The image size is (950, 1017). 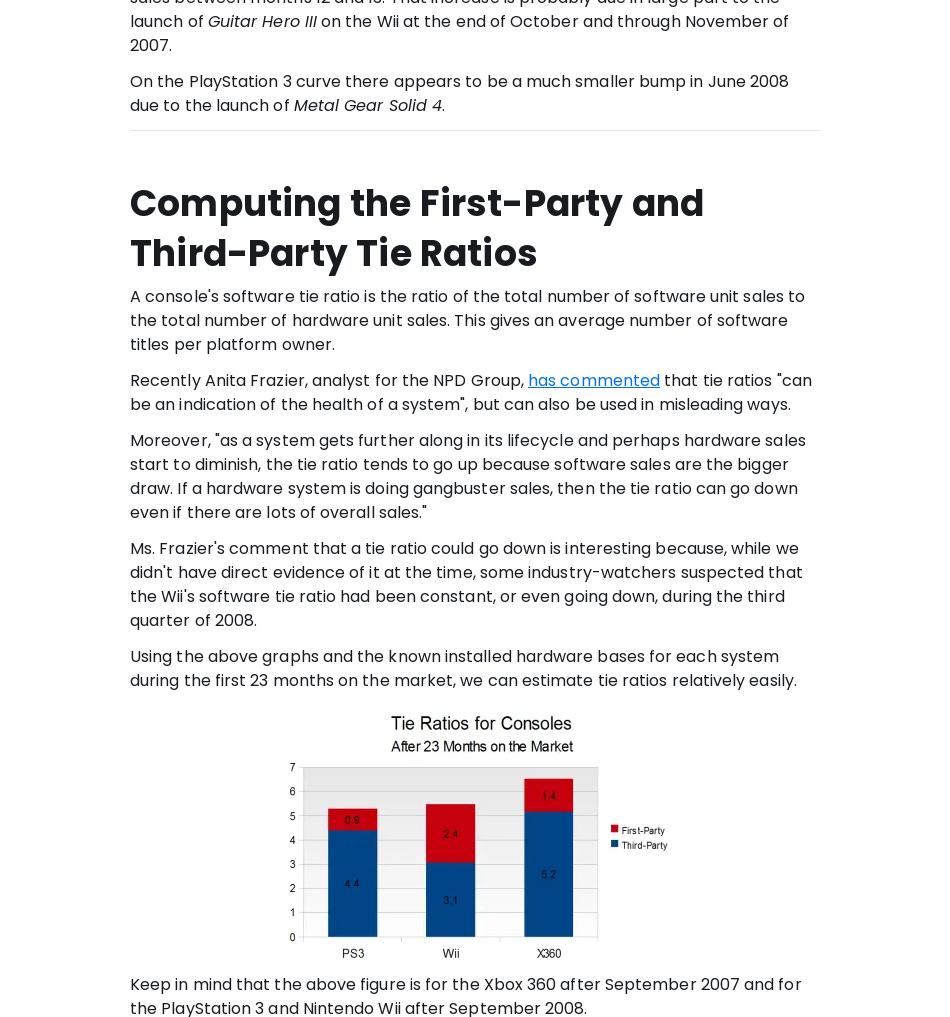 I want to click on 'On
the PlayStation 3 curve there appears to be a much smaller bump in
June 2008 due to the launch of', so click(x=458, y=92).